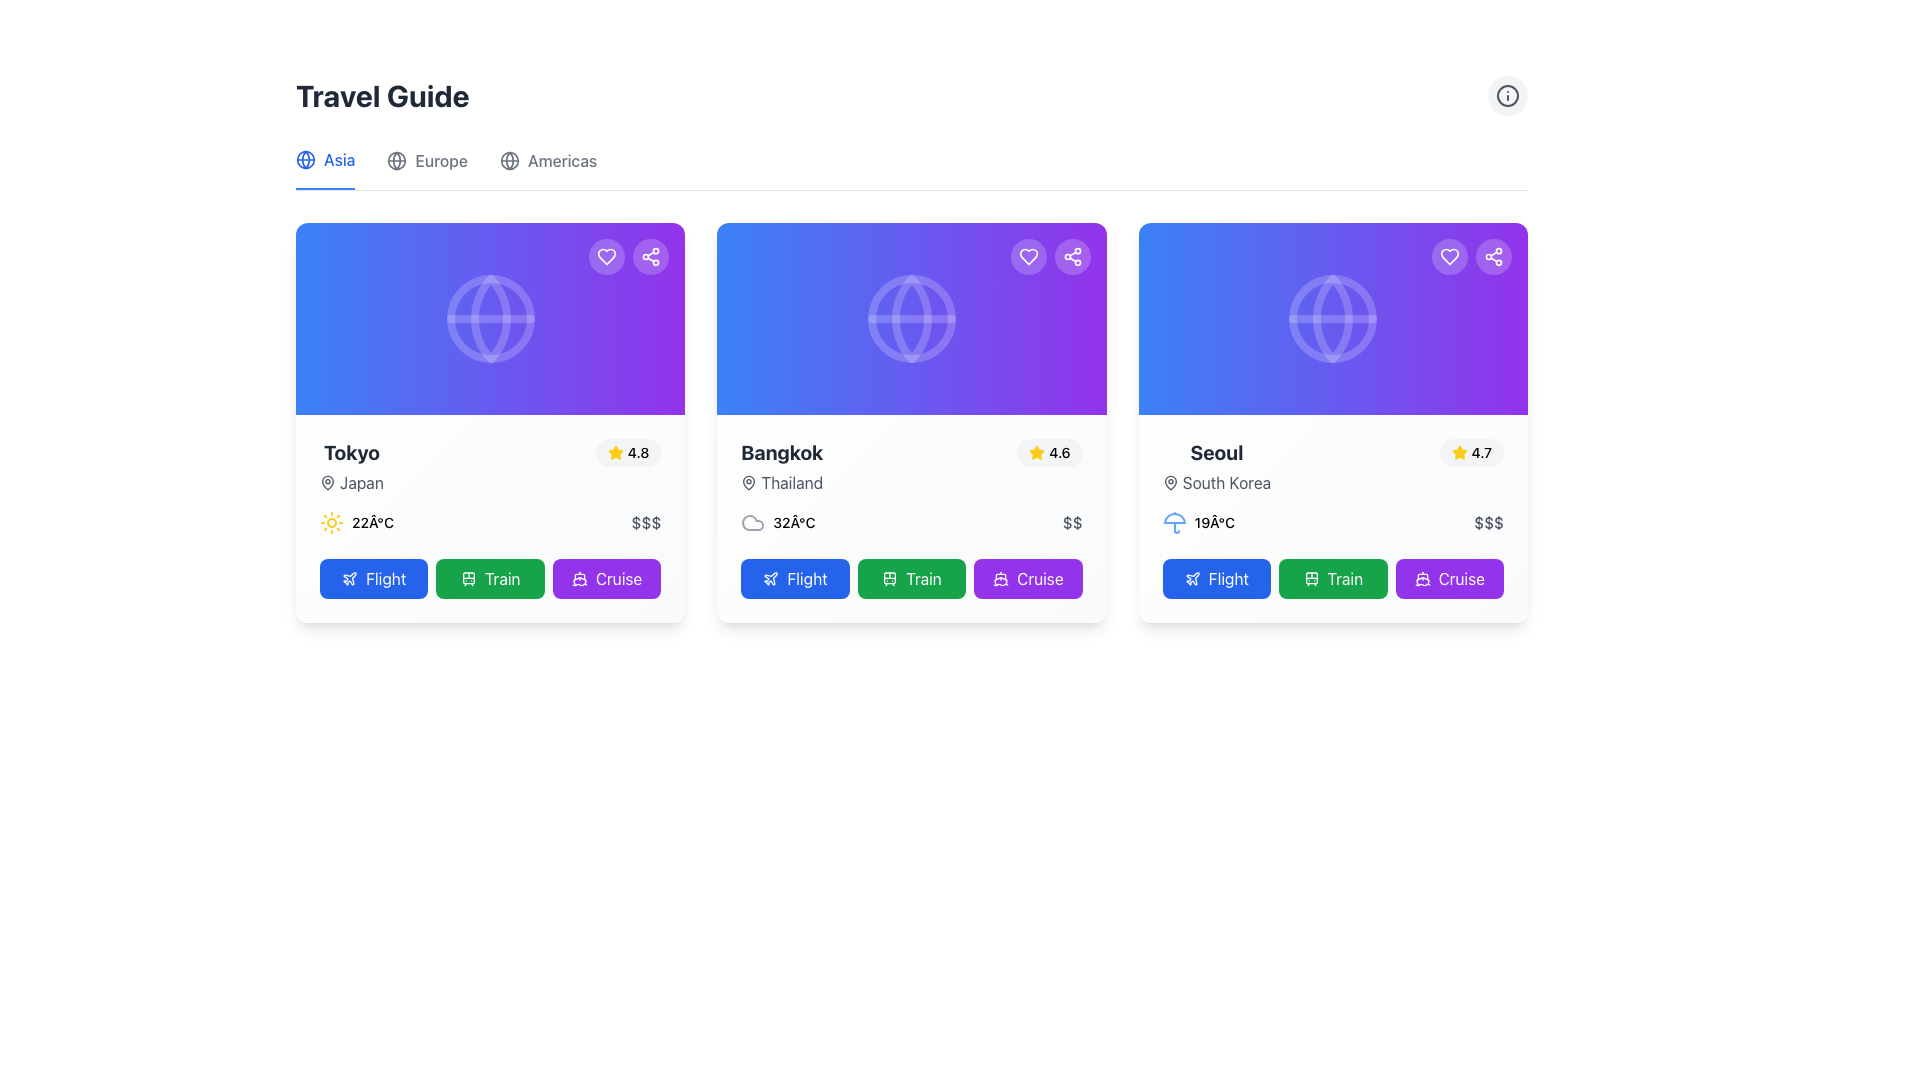 The height and width of the screenshot is (1080, 1920). What do you see at coordinates (397, 160) in the screenshot?
I see `the circular SVG graphical element that visually distinguishes the section for Asia in the navigation UI by moving the cursor to its center point` at bounding box center [397, 160].